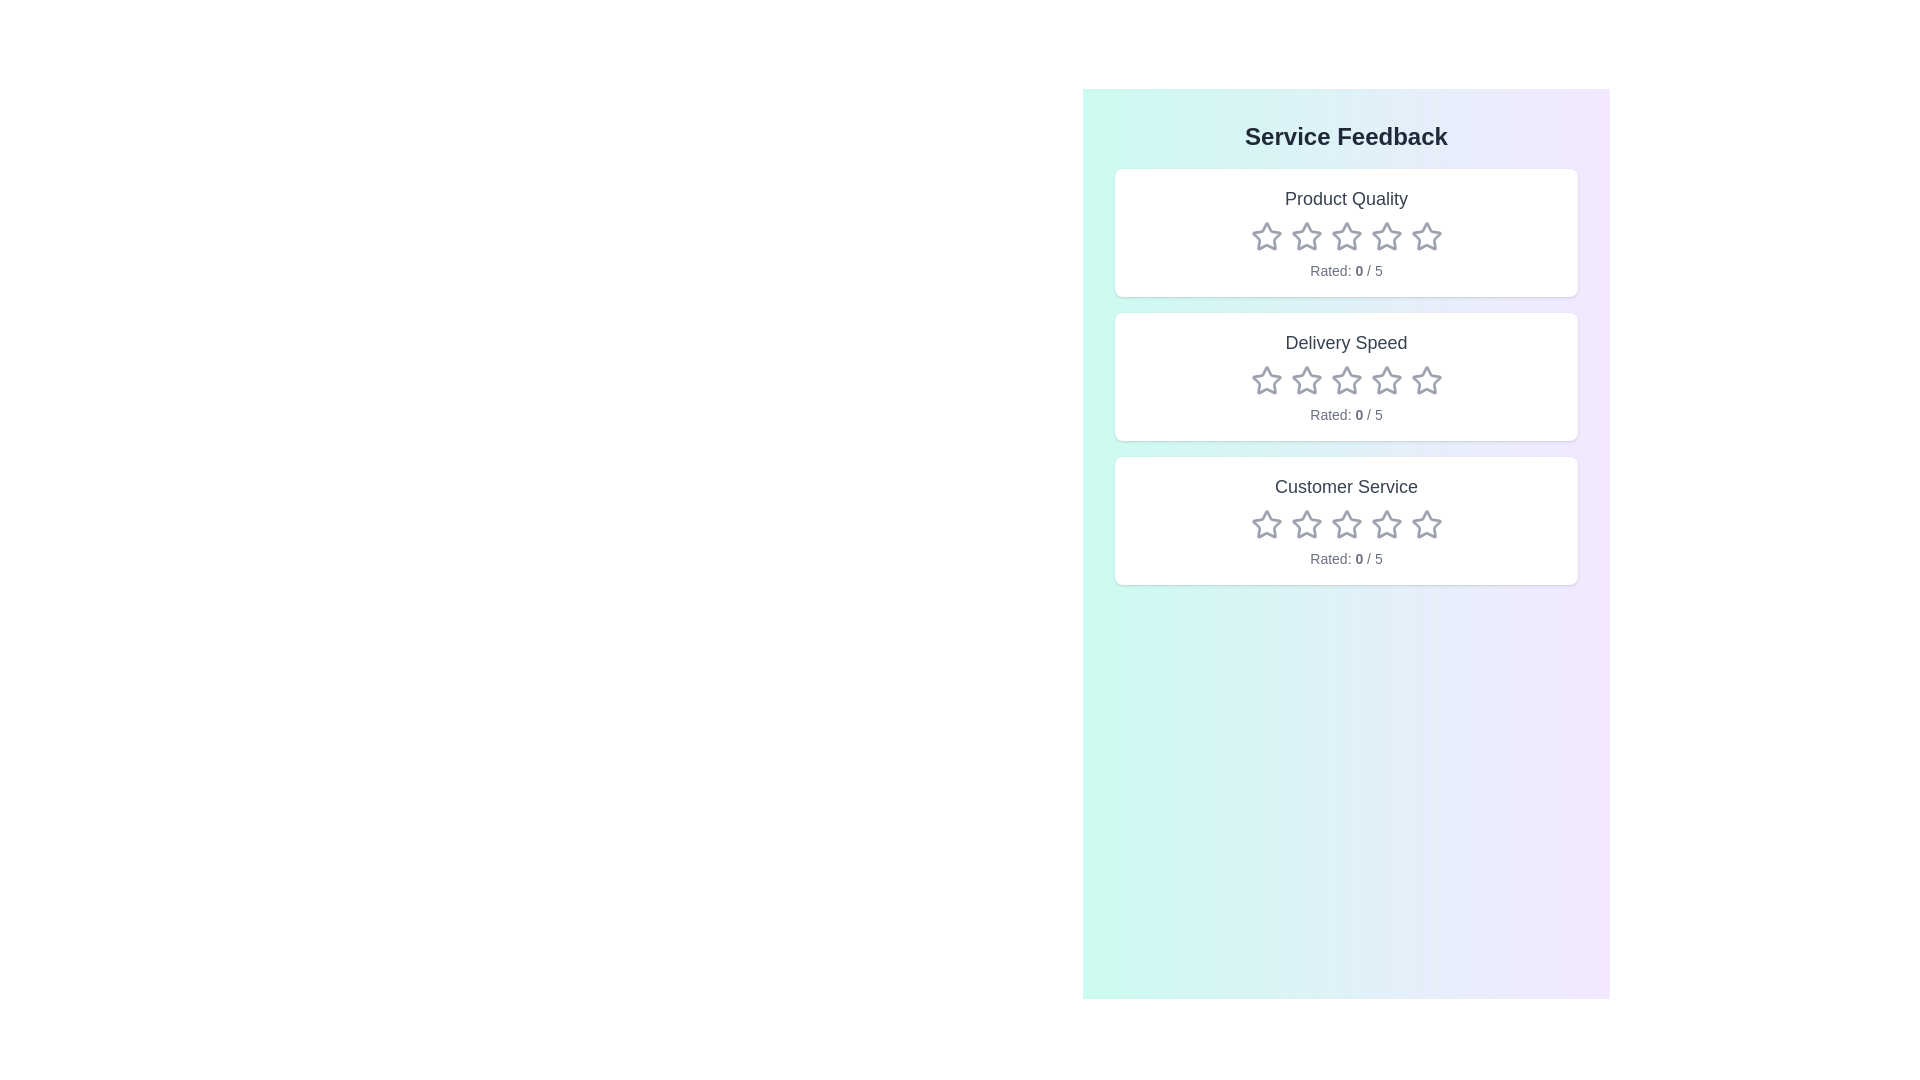  Describe the element at coordinates (1265, 235) in the screenshot. I see `the rating for the category Product Quality to 1 stars` at that location.